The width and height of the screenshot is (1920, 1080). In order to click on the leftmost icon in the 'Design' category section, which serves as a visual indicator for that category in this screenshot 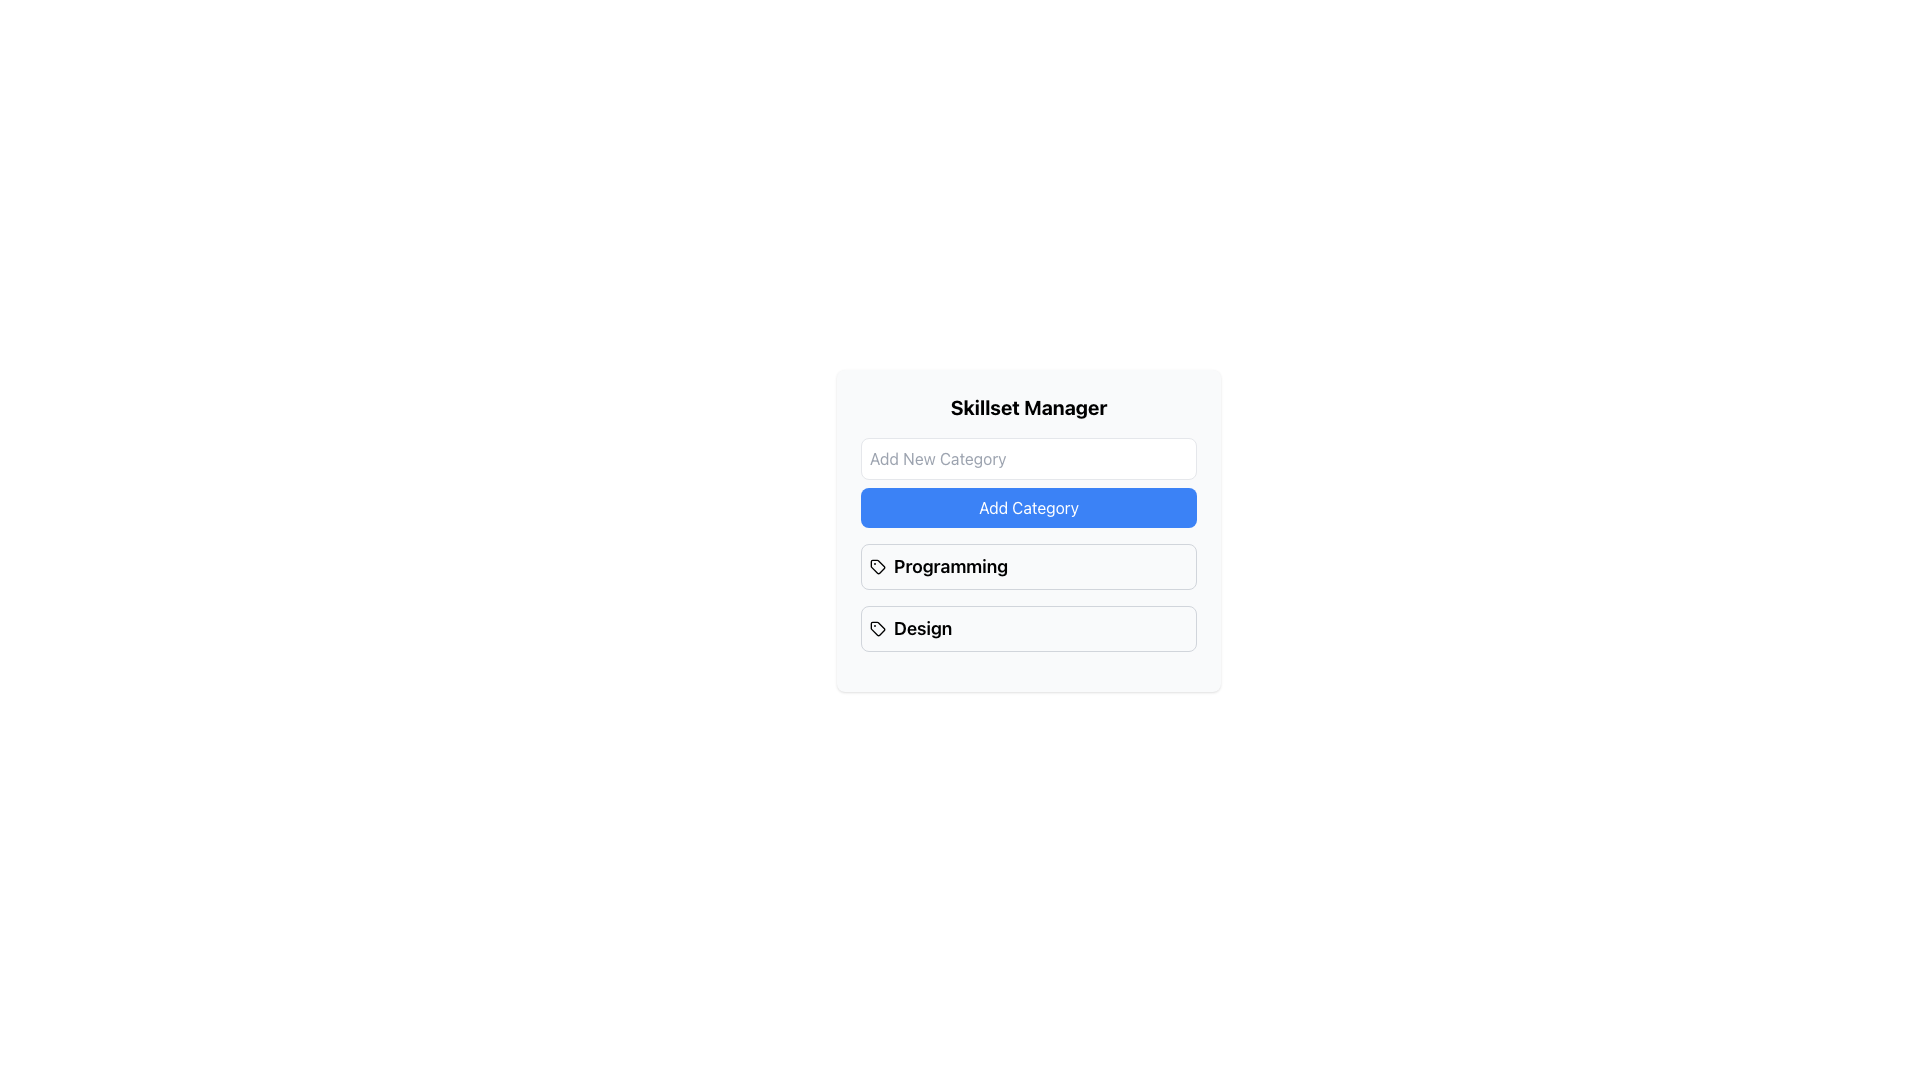, I will do `click(878, 627)`.